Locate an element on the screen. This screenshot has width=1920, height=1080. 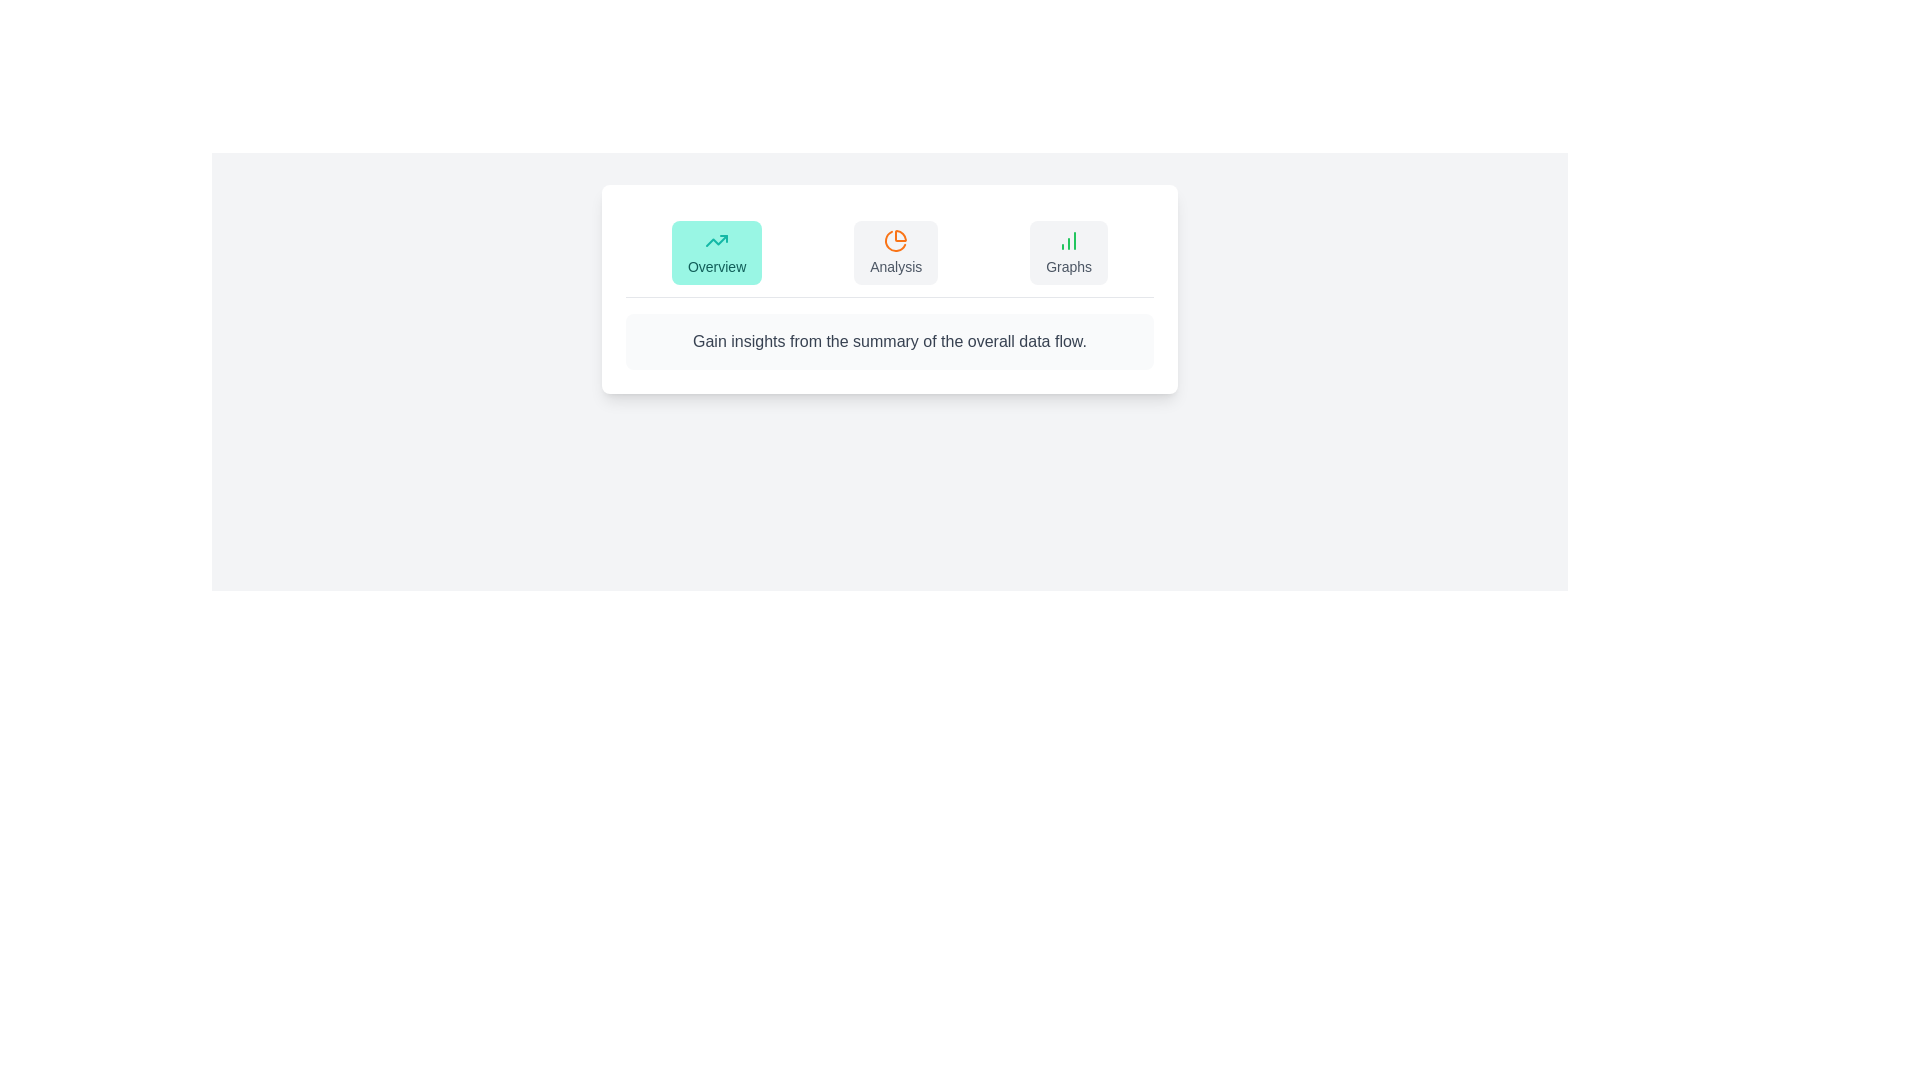
the Graphs tab to view its content is located at coordinates (1068, 252).